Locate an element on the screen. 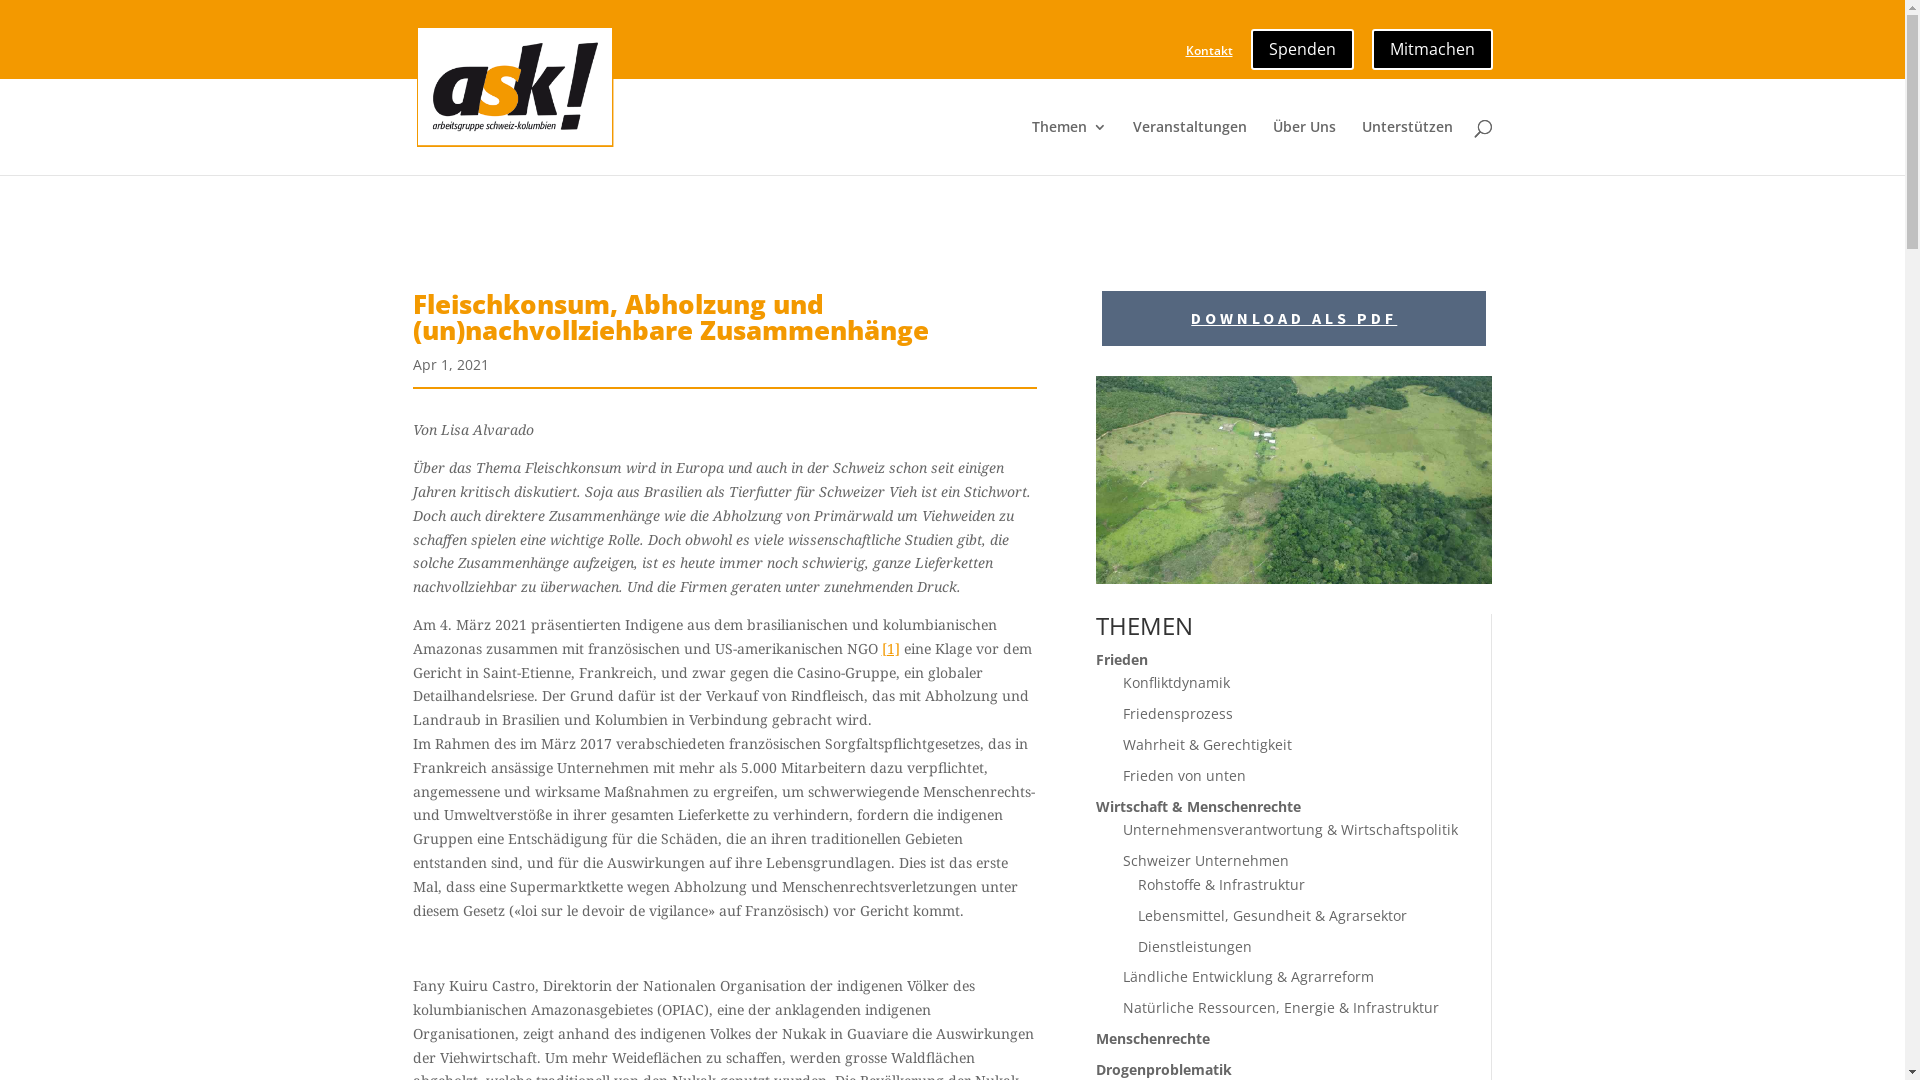  'Drogenproblematik' is located at coordinates (1163, 1068).